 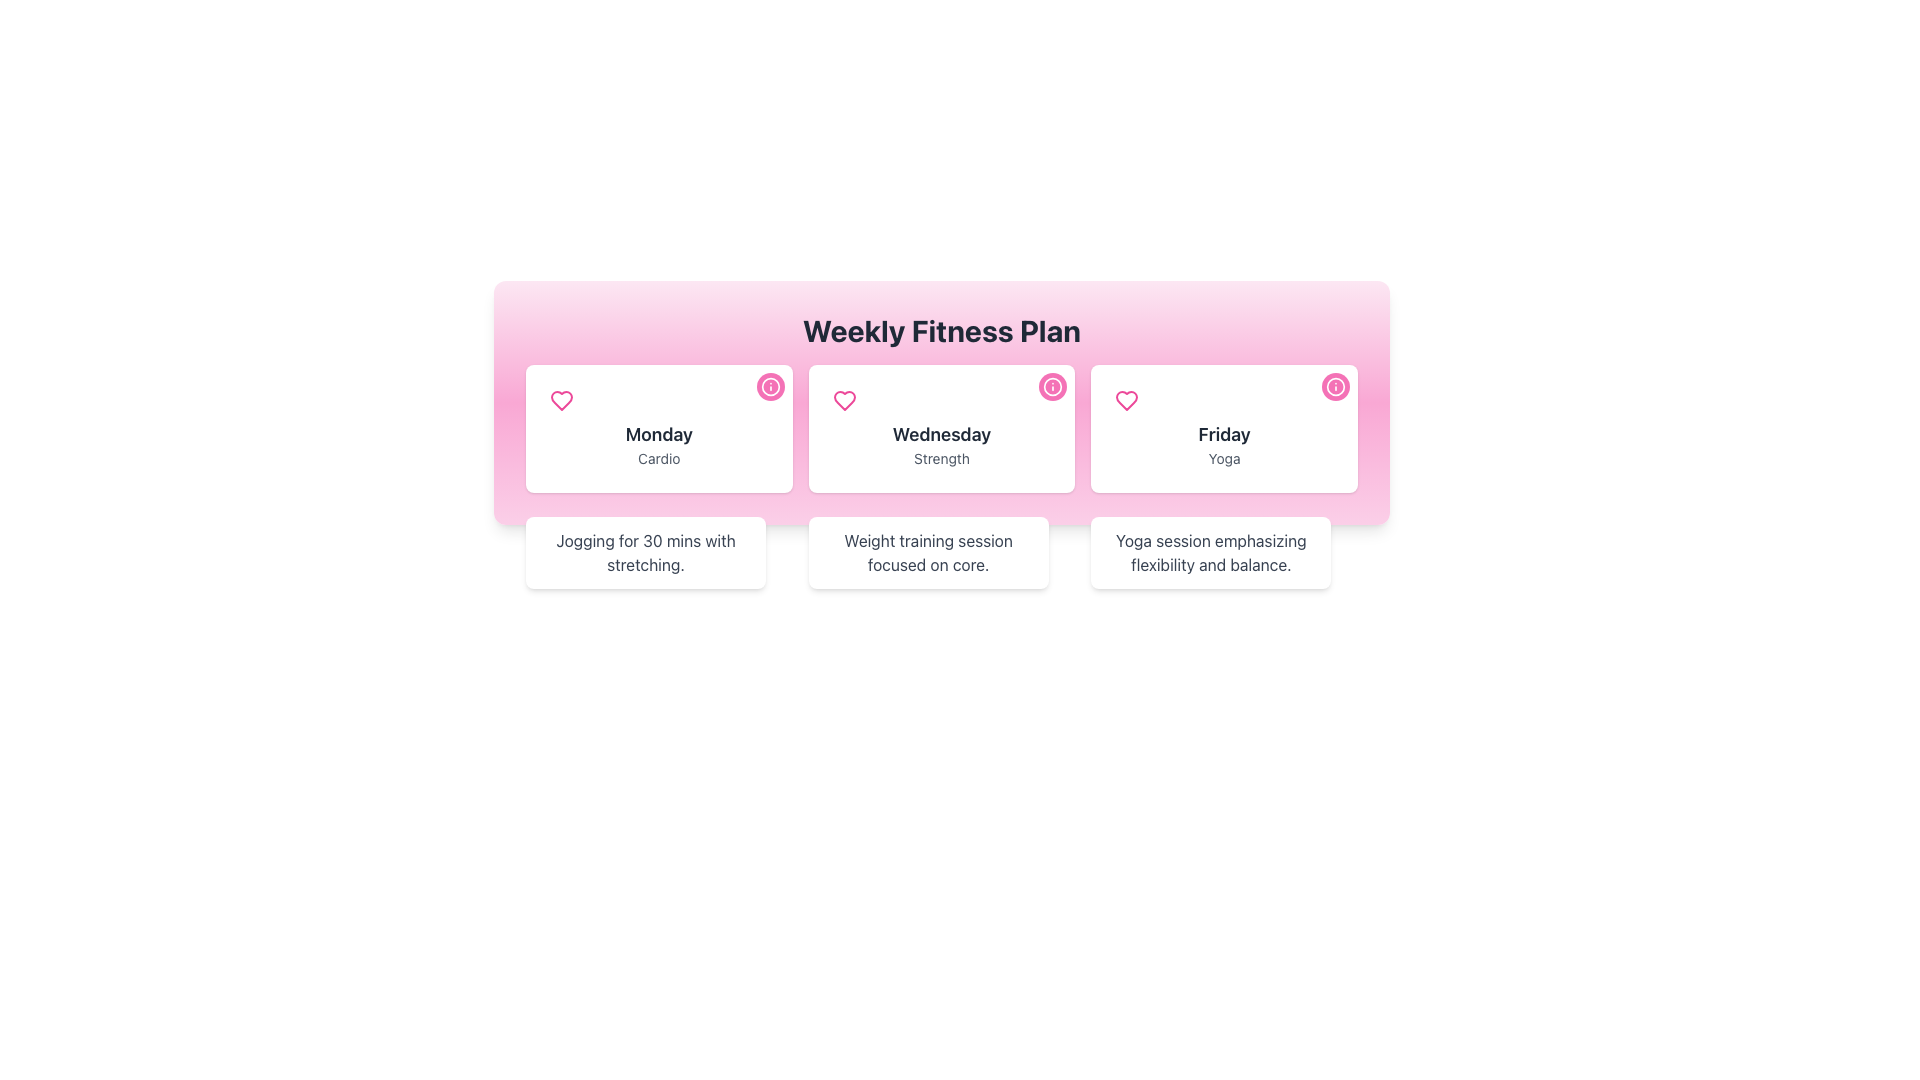 What do you see at coordinates (940, 459) in the screenshot?
I see `the text label that reads 'Strength', which is styled in a smaller gray font and positioned below the 'Wednesday' title in the central card of the Weekly Fitness Plan` at bounding box center [940, 459].